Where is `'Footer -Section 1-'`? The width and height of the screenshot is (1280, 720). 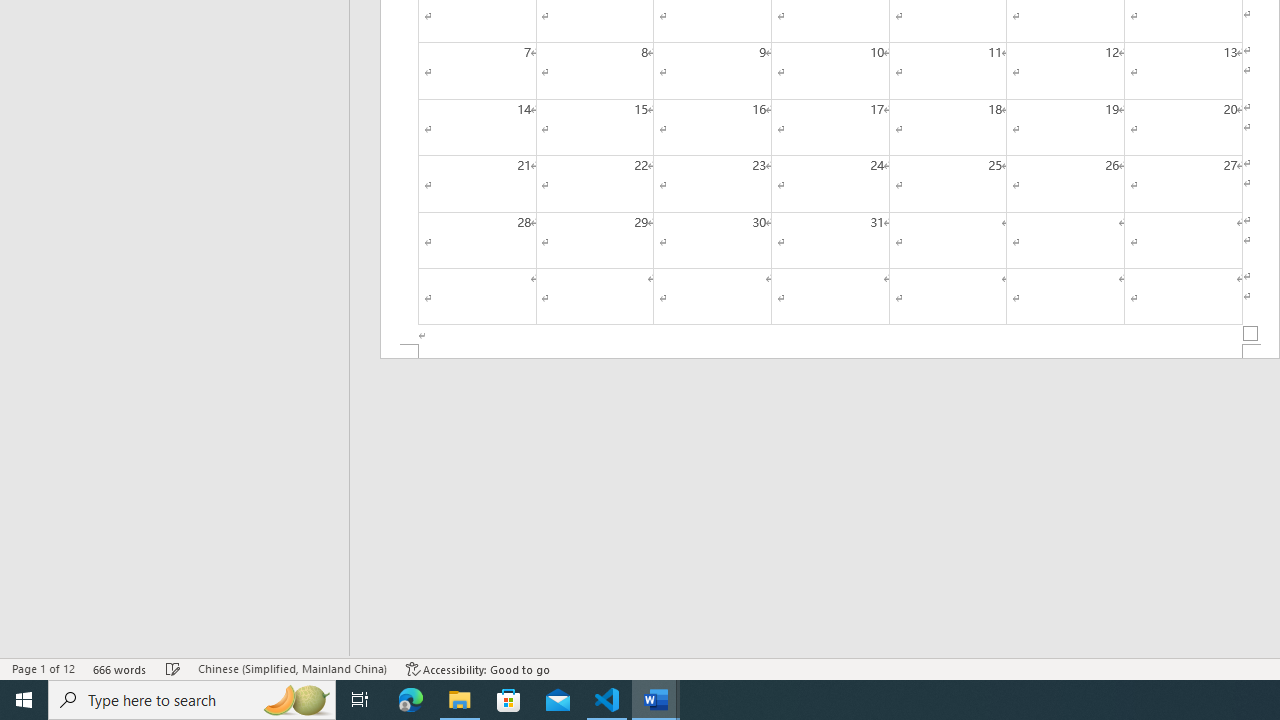 'Footer -Section 1-' is located at coordinates (830, 350).